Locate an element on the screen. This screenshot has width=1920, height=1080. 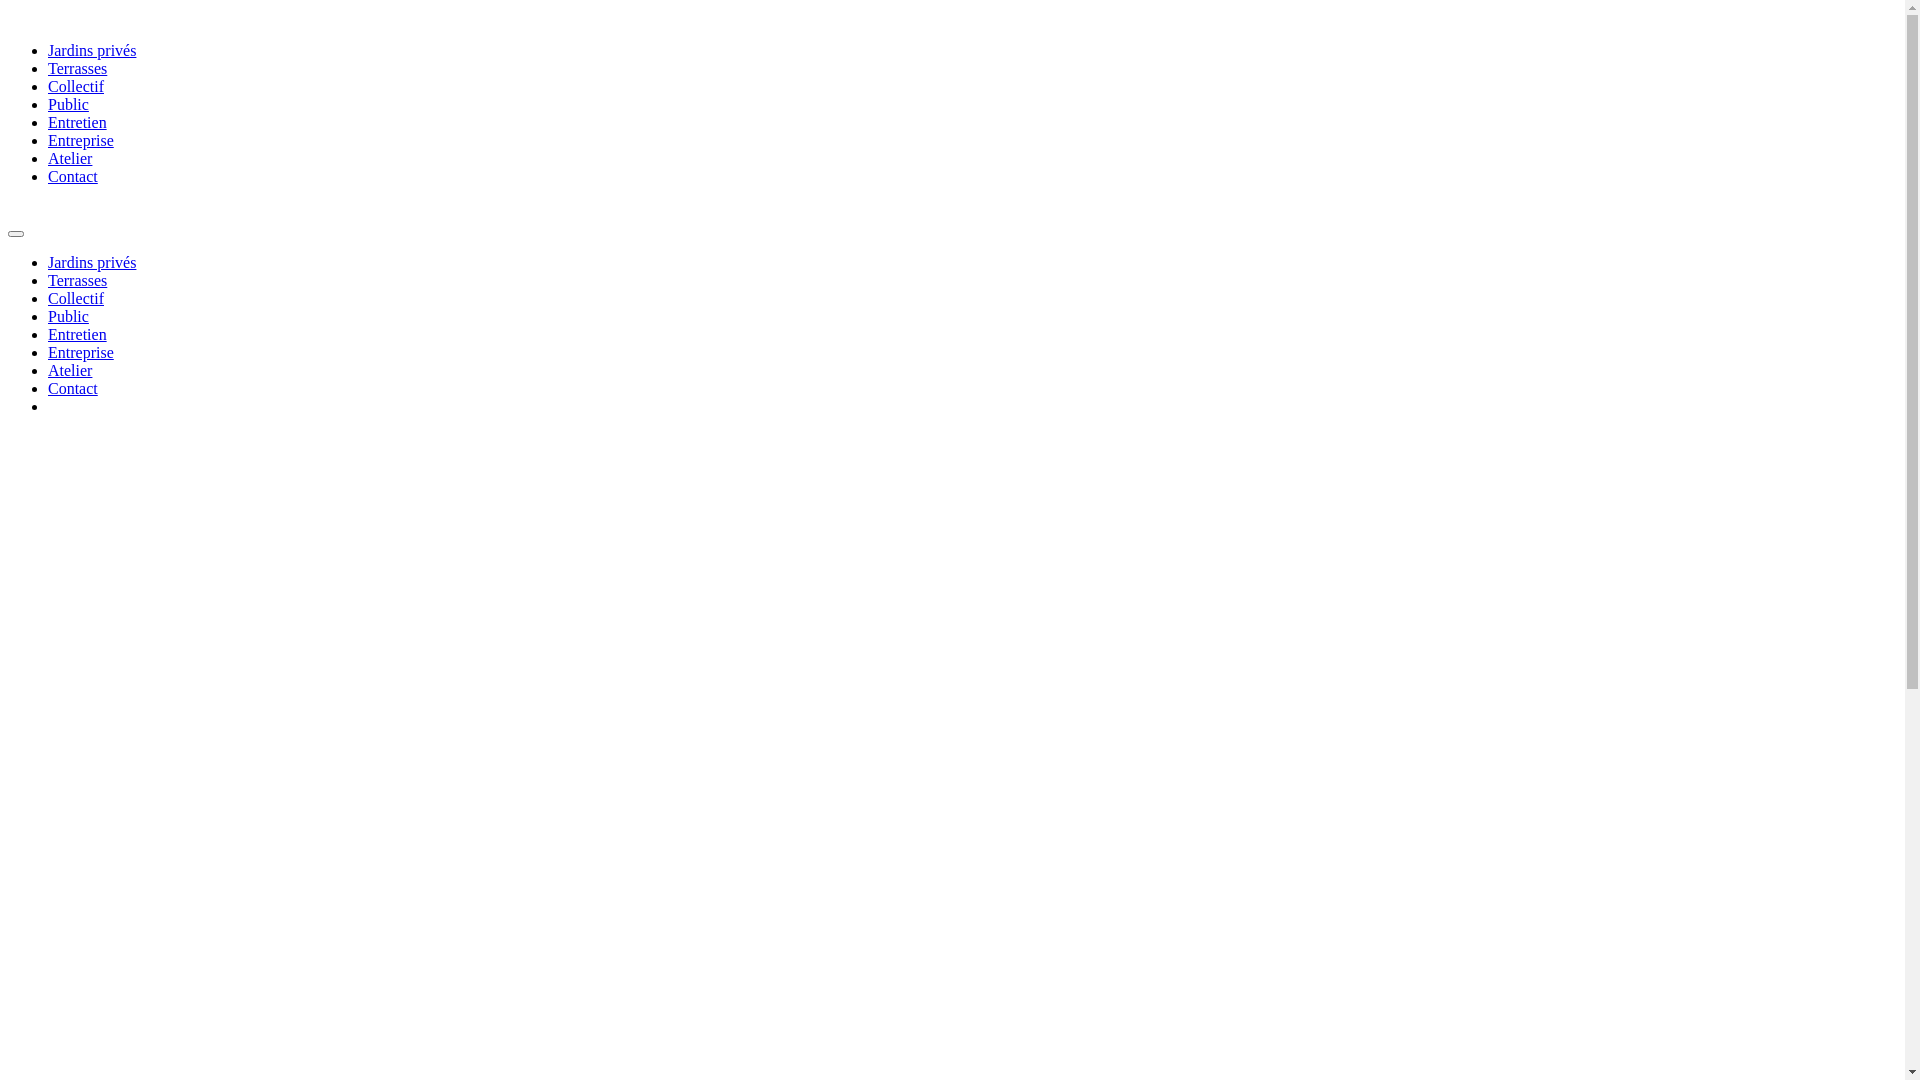
'Atelier' is located at coordinates (70, 370).